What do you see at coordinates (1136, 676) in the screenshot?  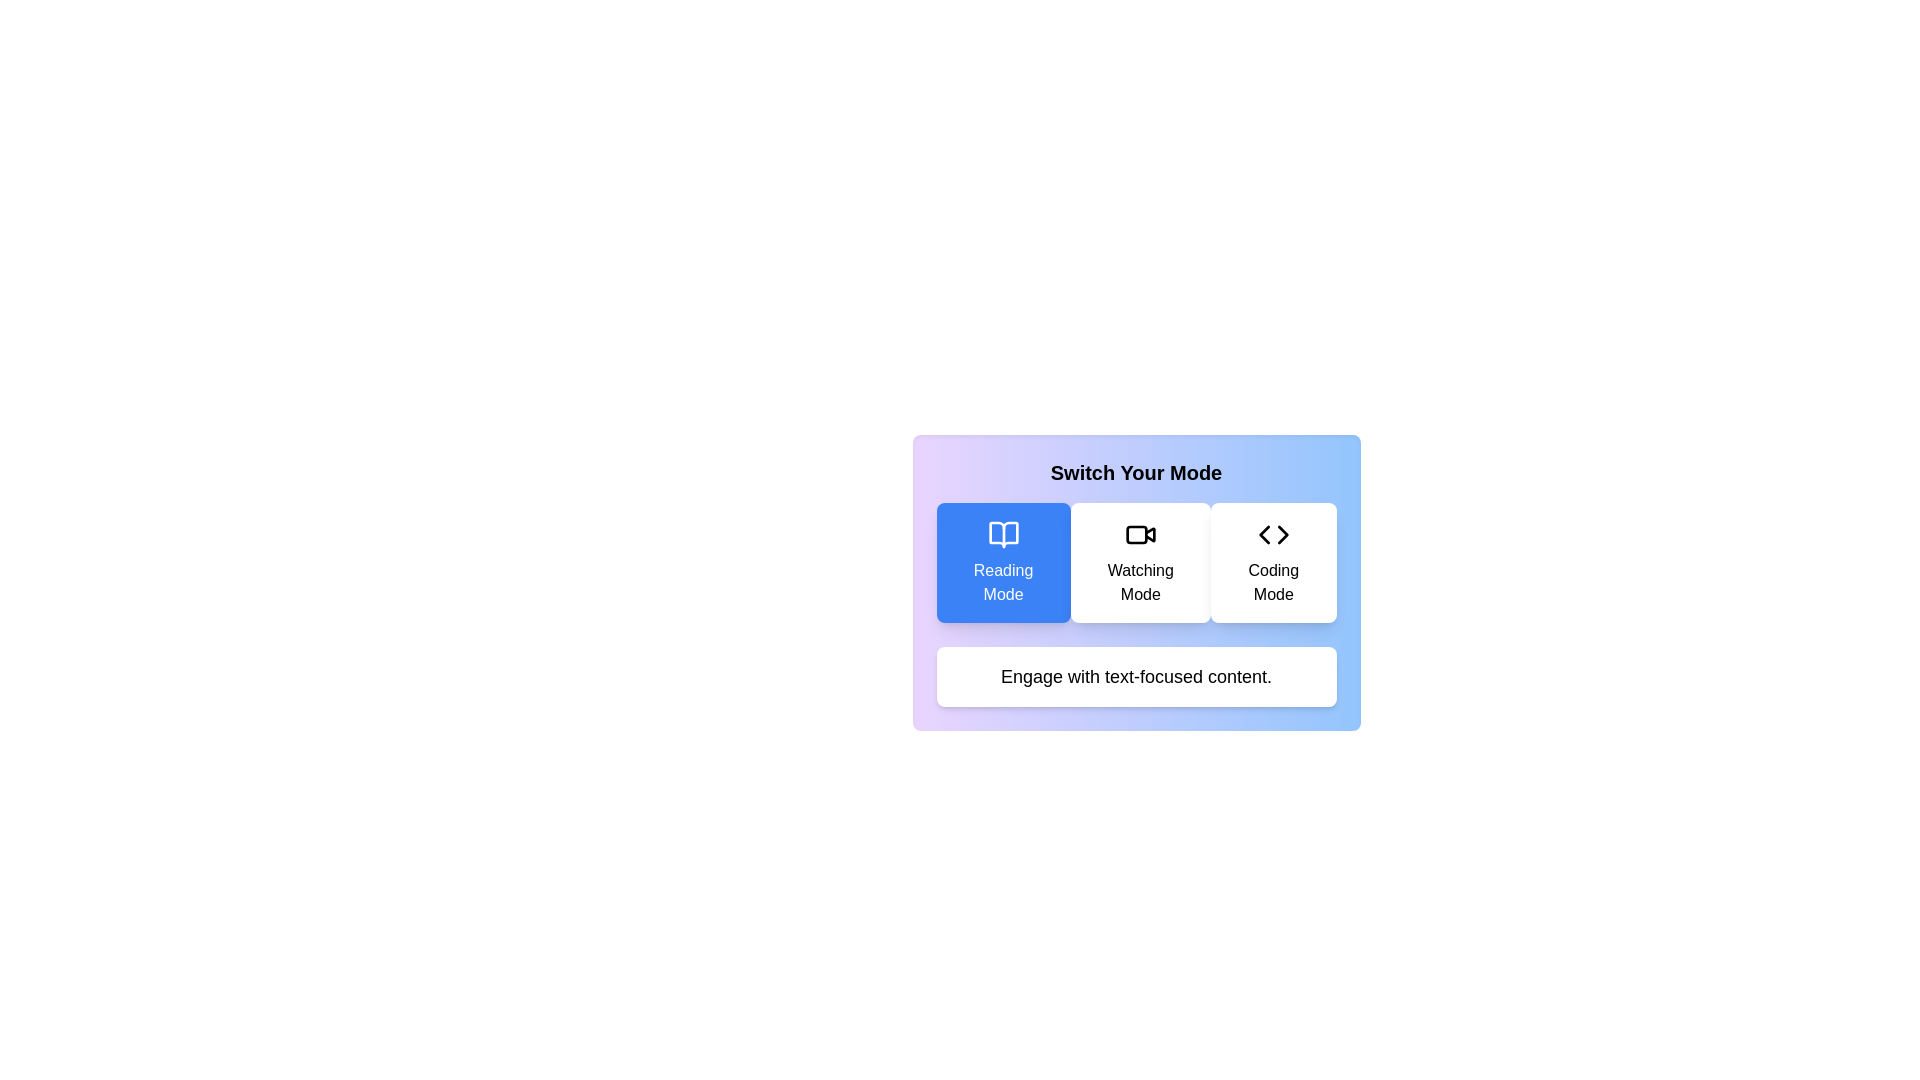 I see `the descriptive text displayed below the mode buttons` at bounding box center [1136, 676].